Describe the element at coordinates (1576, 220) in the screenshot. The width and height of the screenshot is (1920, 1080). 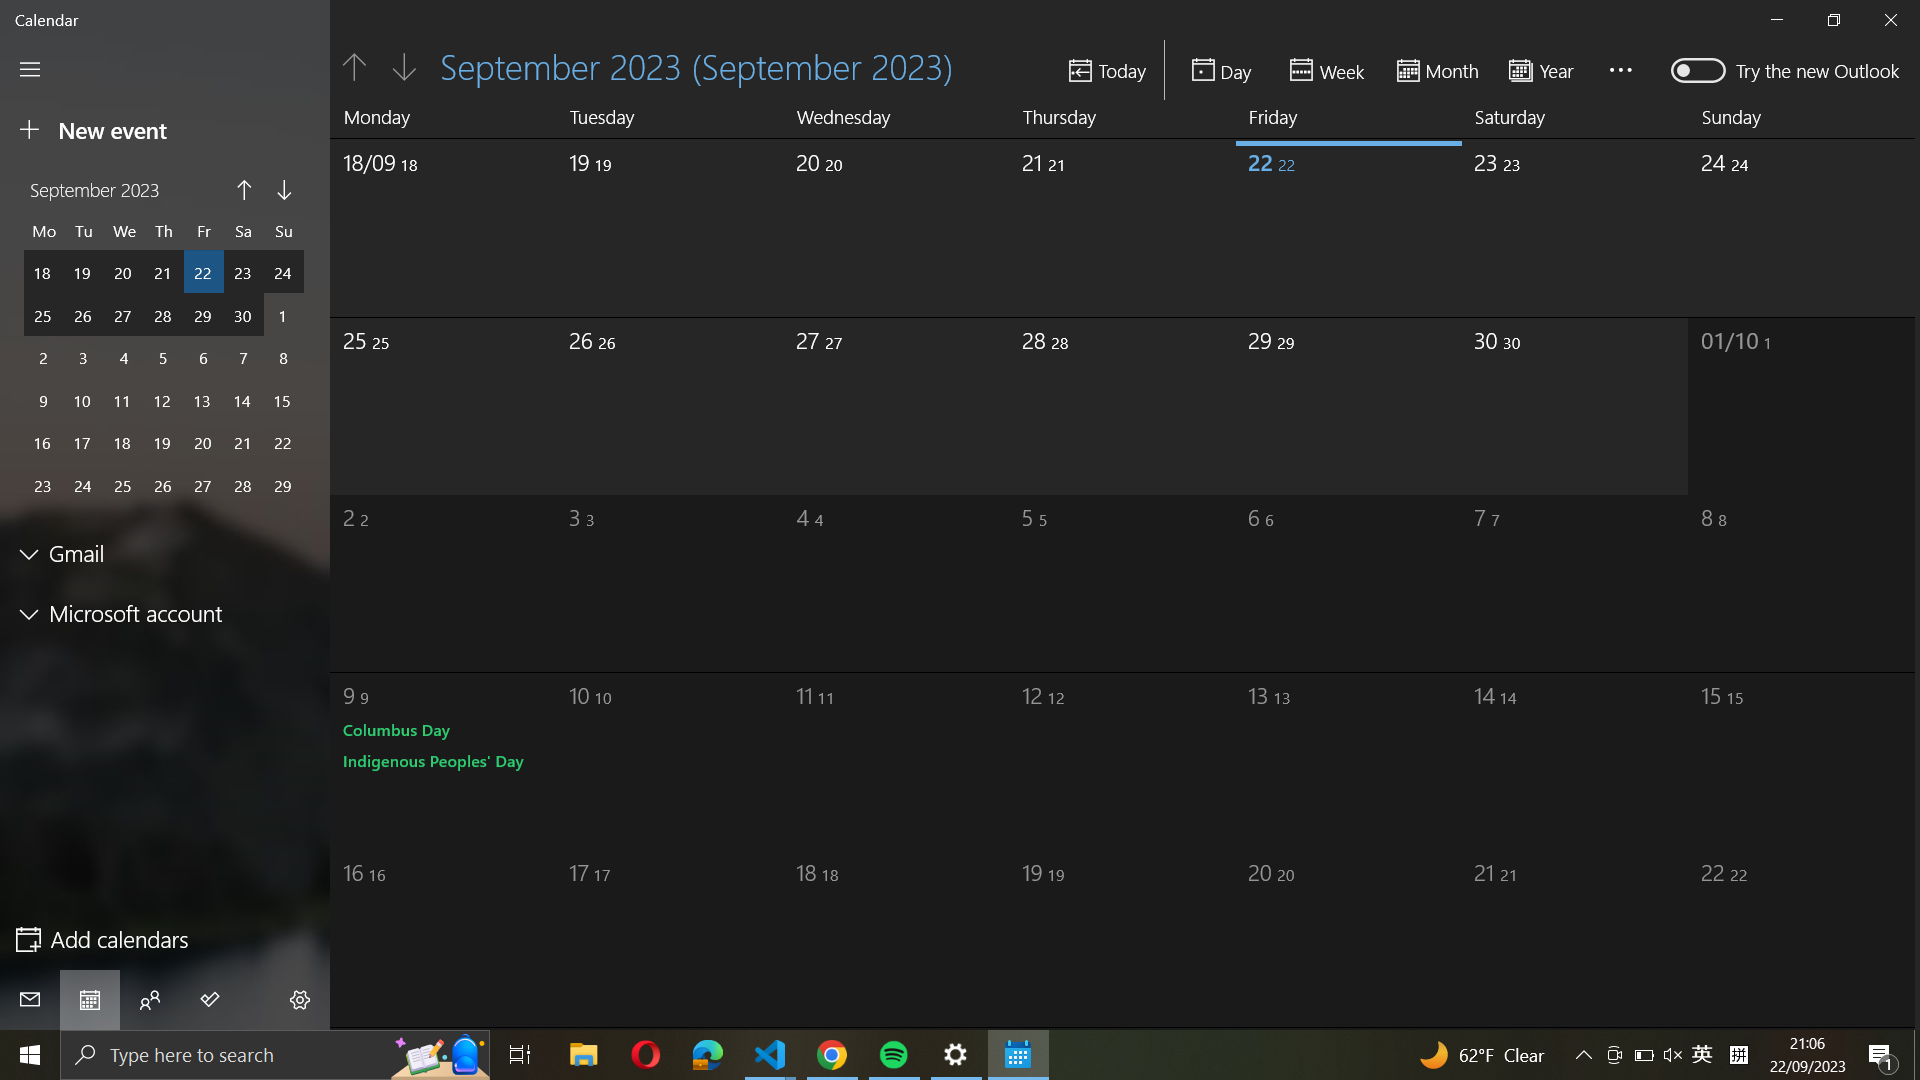
I see `jump to the date of Sep.30` at that location.